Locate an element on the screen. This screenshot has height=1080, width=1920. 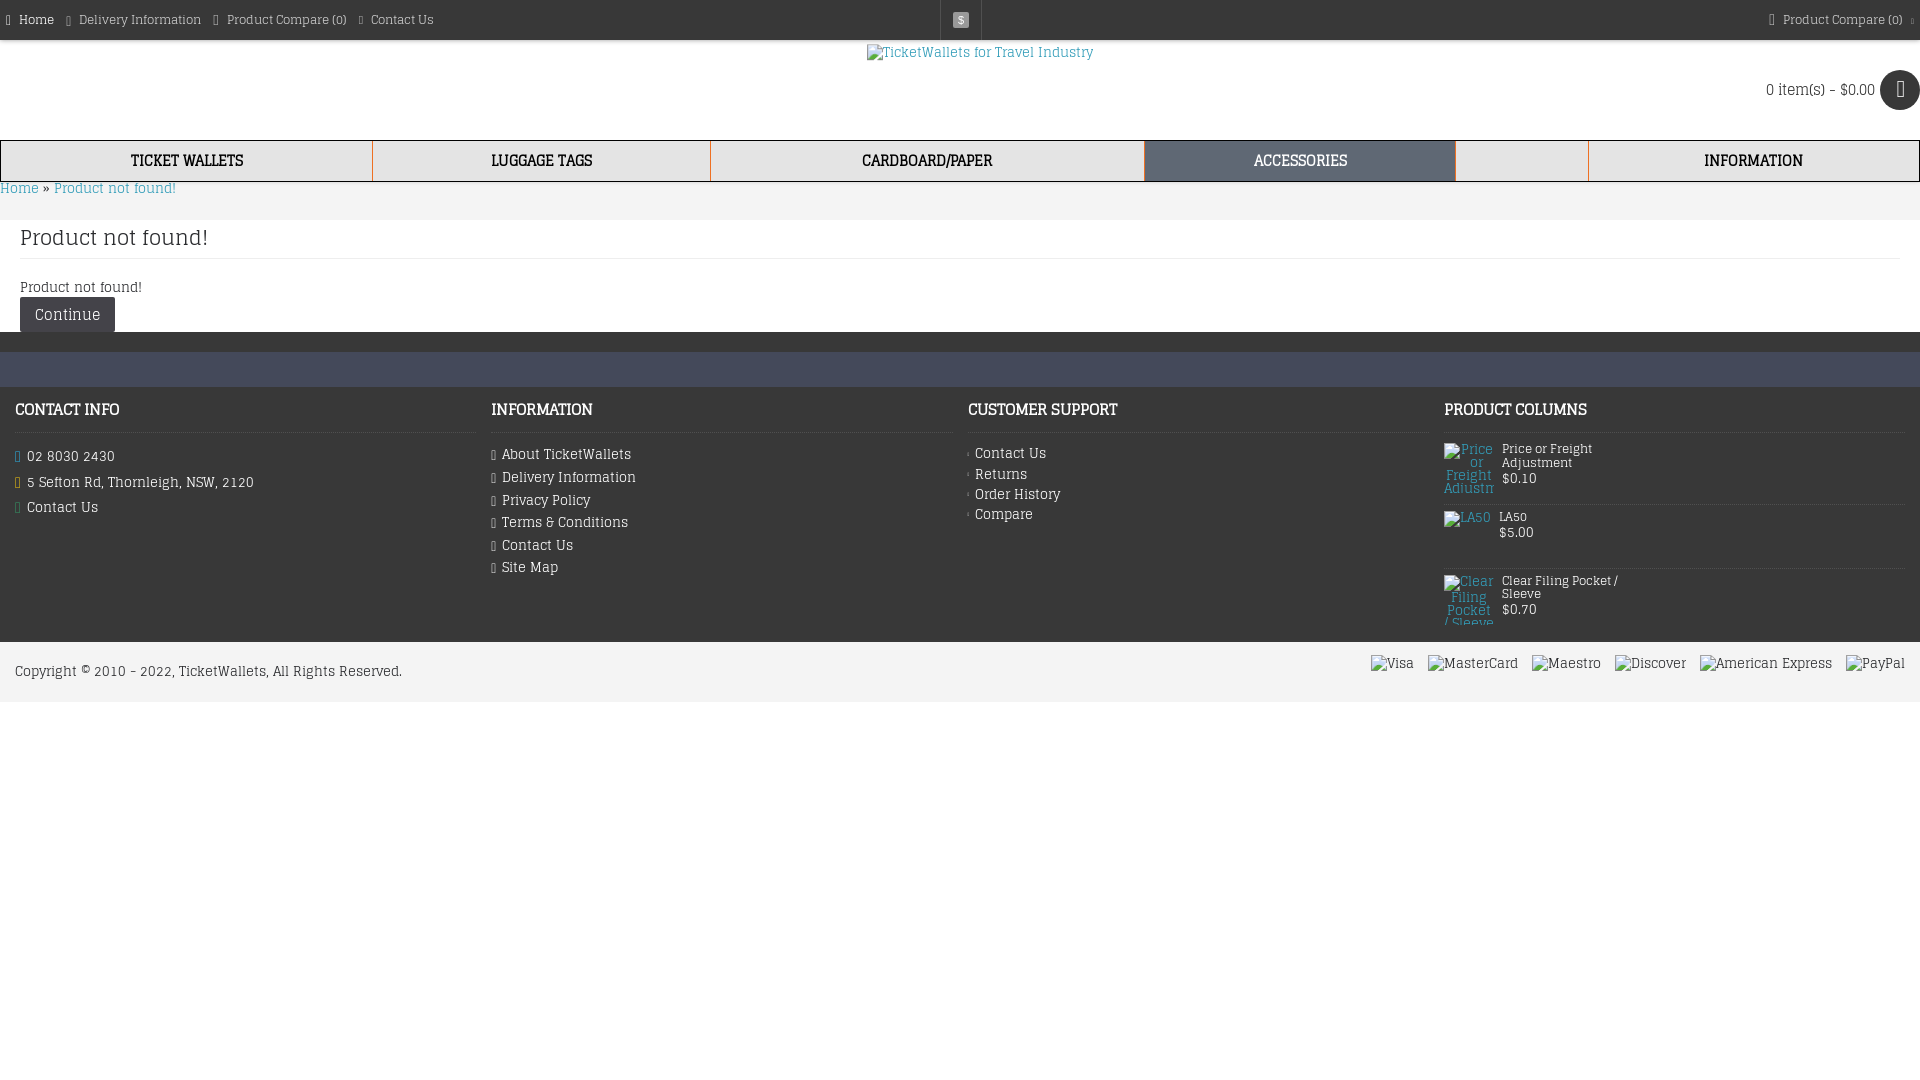
'TICKET WALLETS' is located at coordinates (0, 160).